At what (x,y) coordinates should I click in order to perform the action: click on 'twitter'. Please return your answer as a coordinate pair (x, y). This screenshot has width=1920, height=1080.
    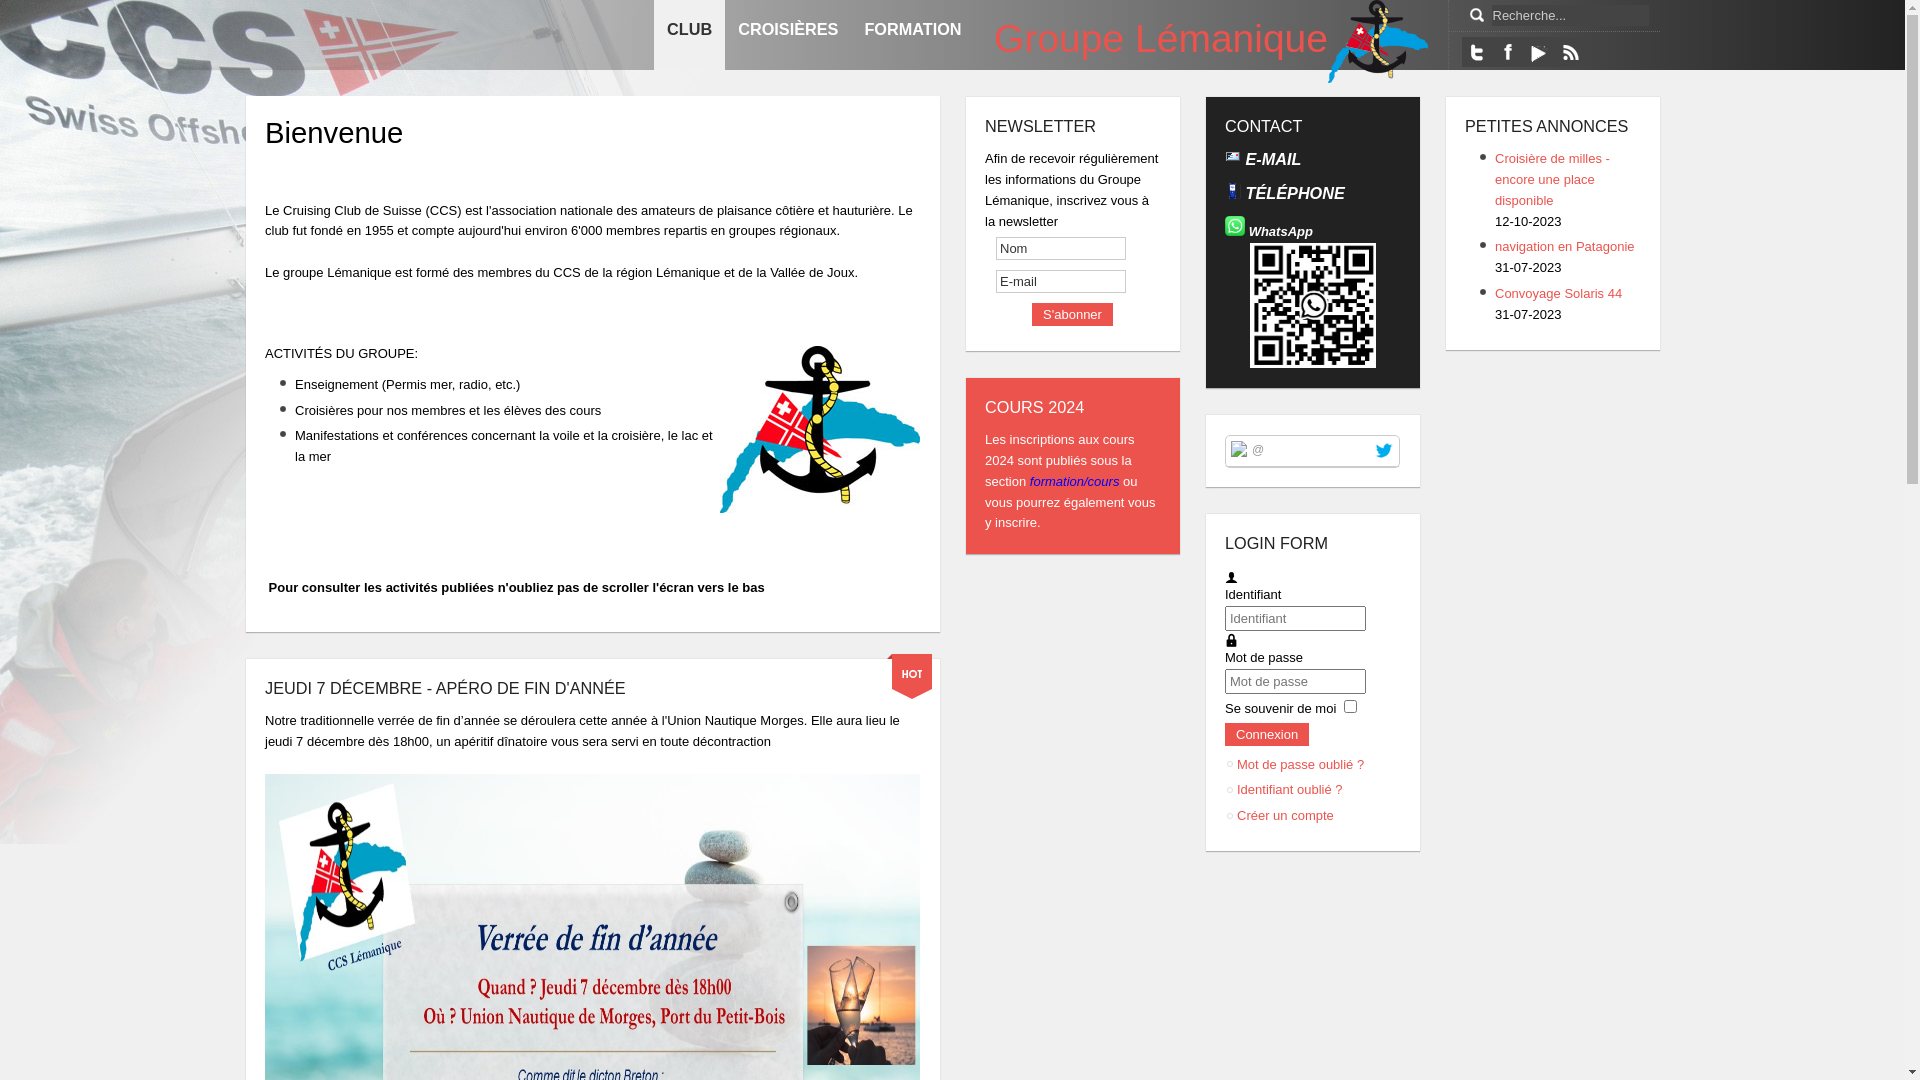
    Looking at the image, I should click on (1382, 450).